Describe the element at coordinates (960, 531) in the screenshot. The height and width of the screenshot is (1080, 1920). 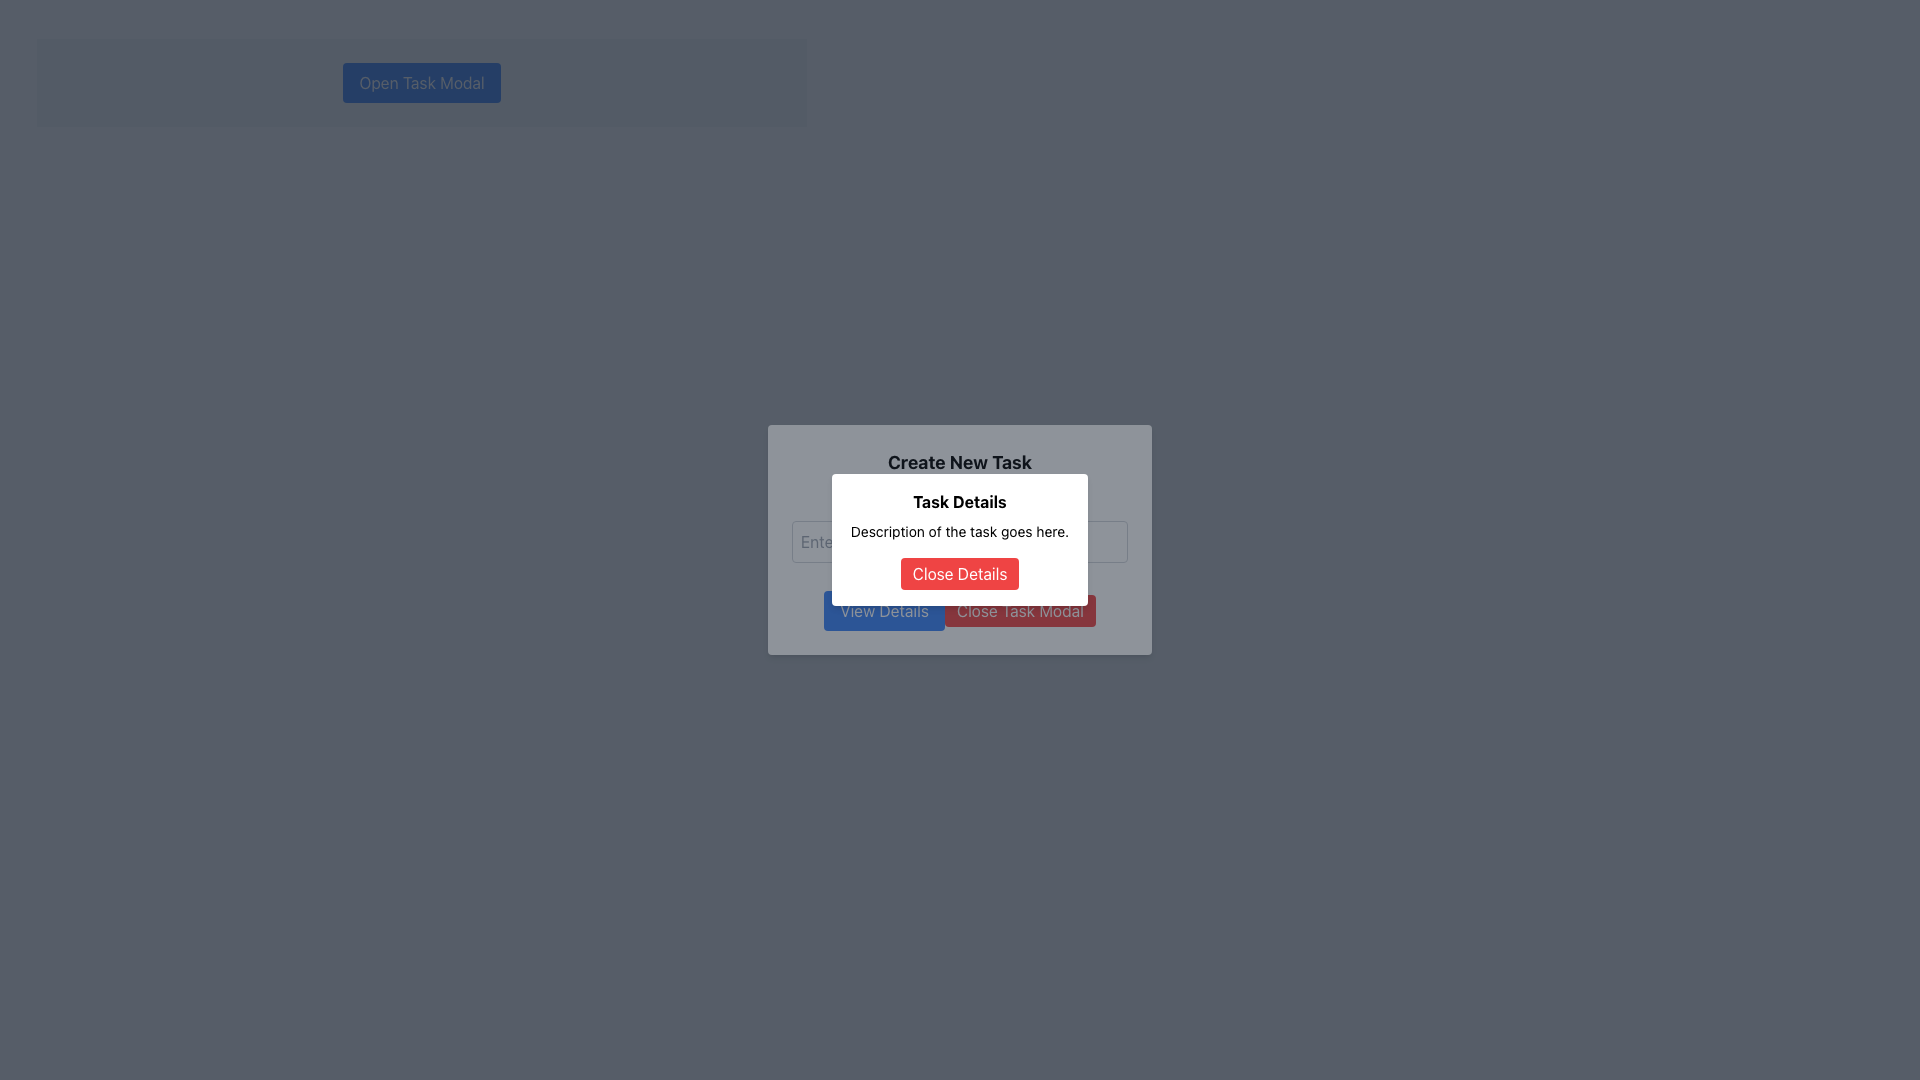
I see `the text label that reads 'Description of the task goes here.' located within the 'Task Details' modal, positioned below the title and above the 'Close Details' button` at that location.